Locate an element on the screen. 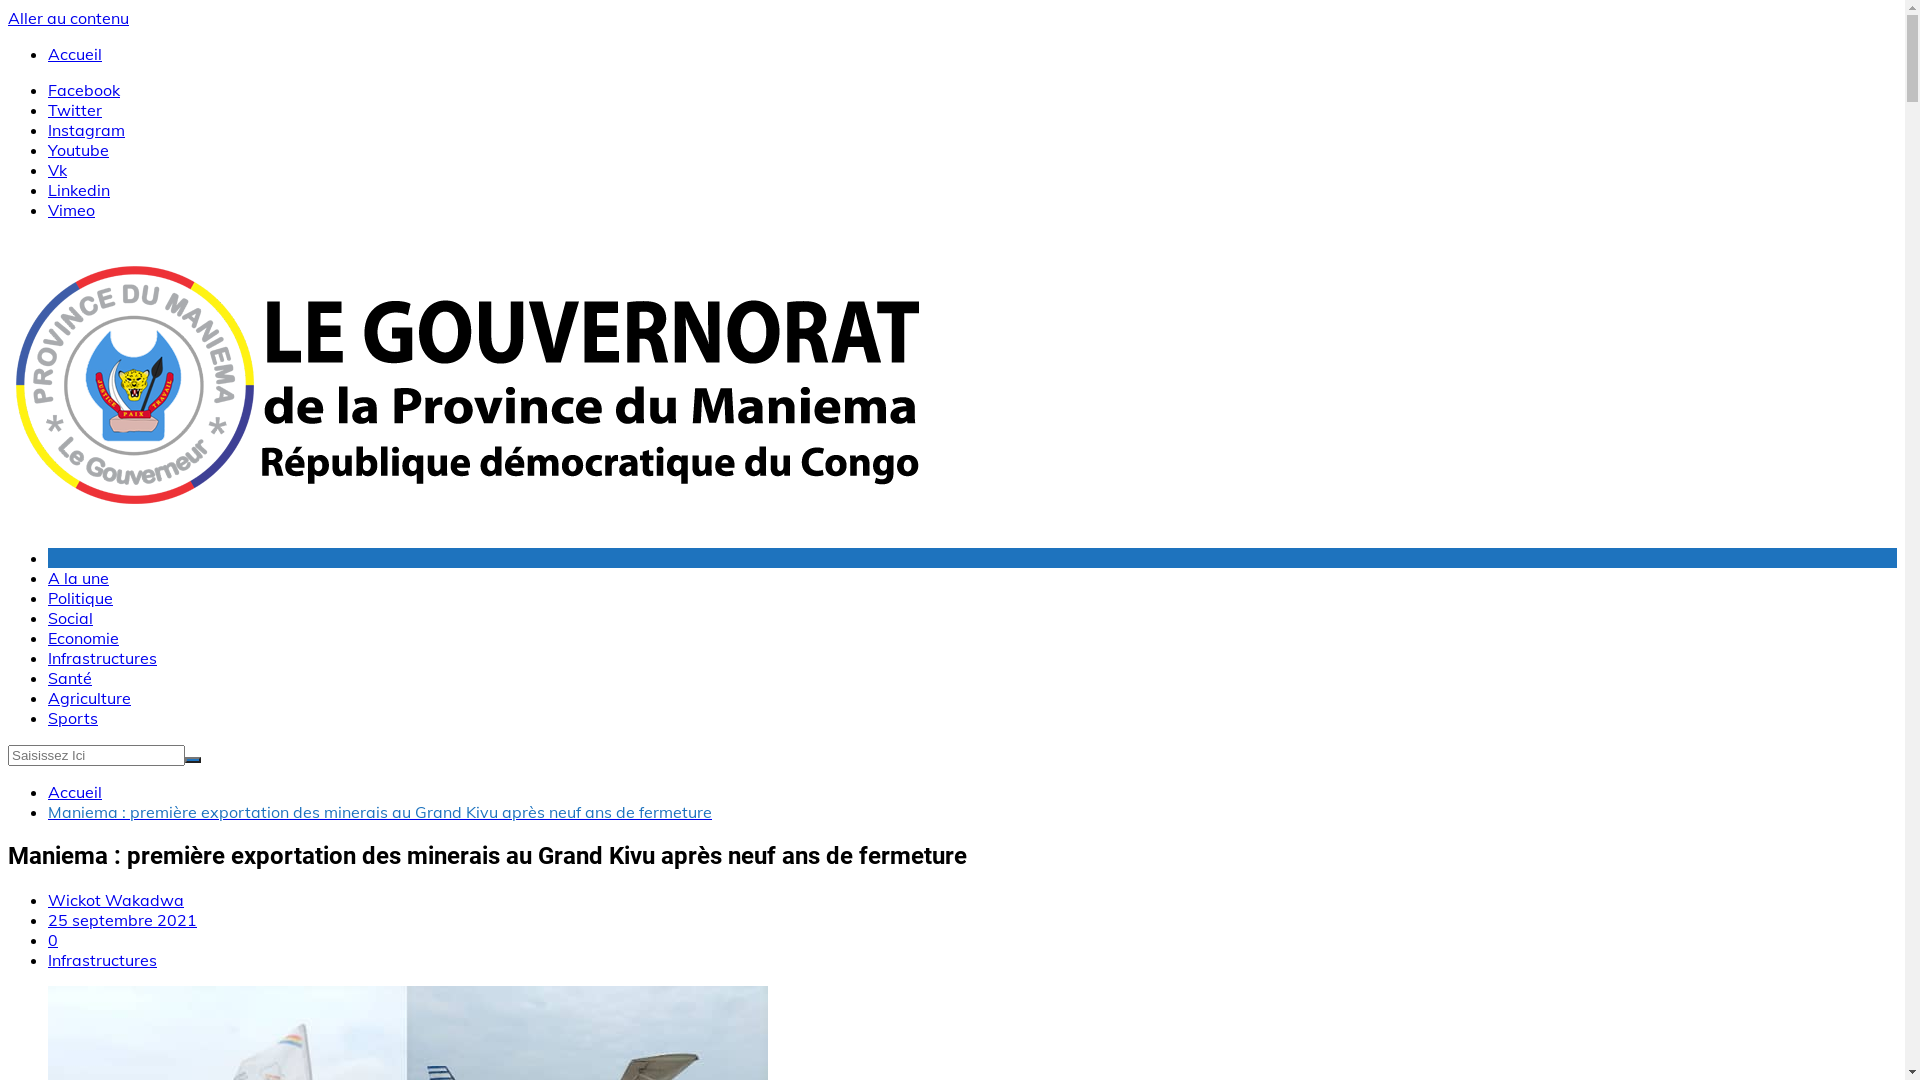  'Instagram' is located at coordinates (85, 130).